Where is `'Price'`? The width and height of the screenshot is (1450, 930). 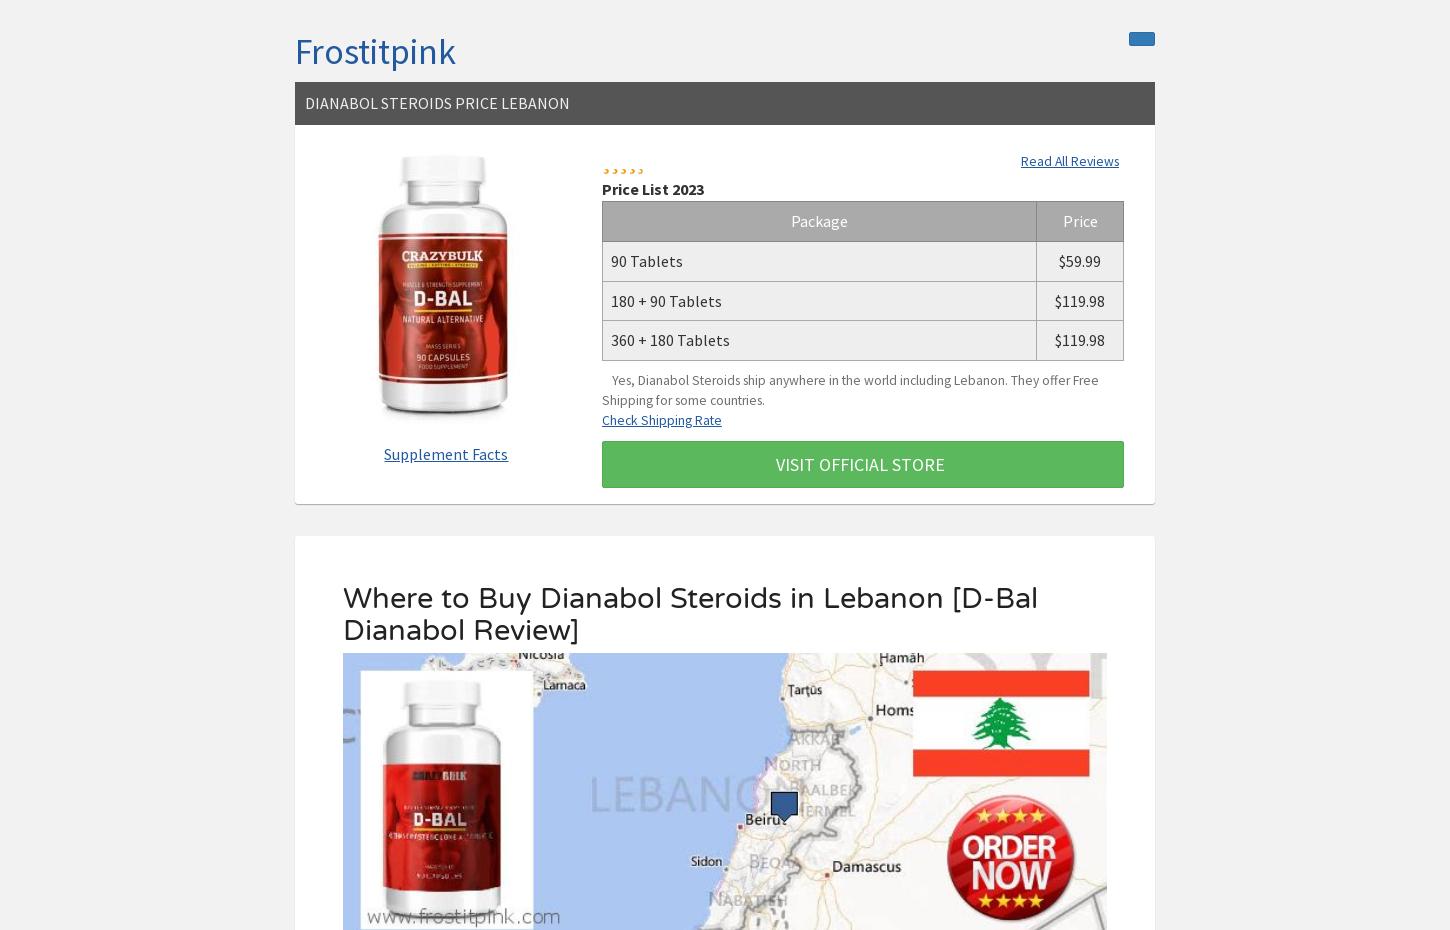
'Price' is located at coordinates (1079, 219).